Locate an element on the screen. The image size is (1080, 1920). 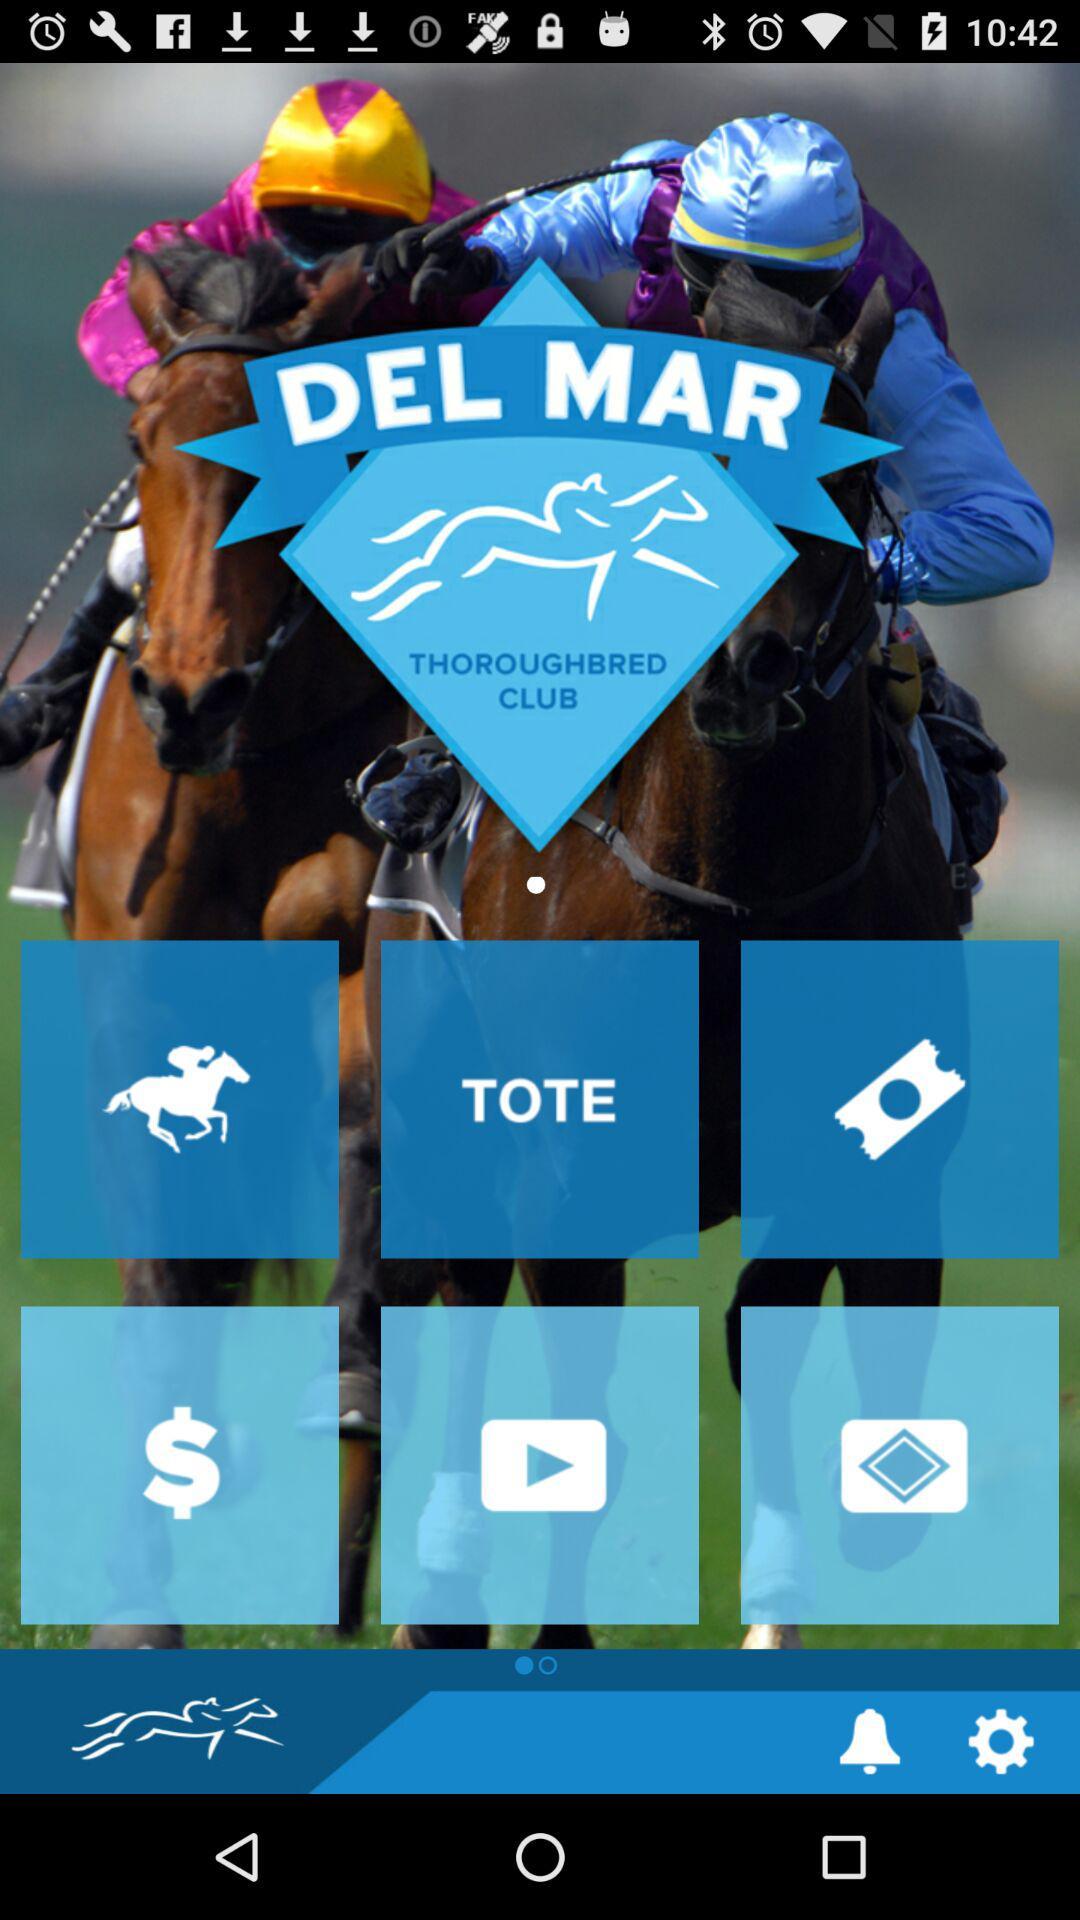
tote is located at coordinates (540, 1098).